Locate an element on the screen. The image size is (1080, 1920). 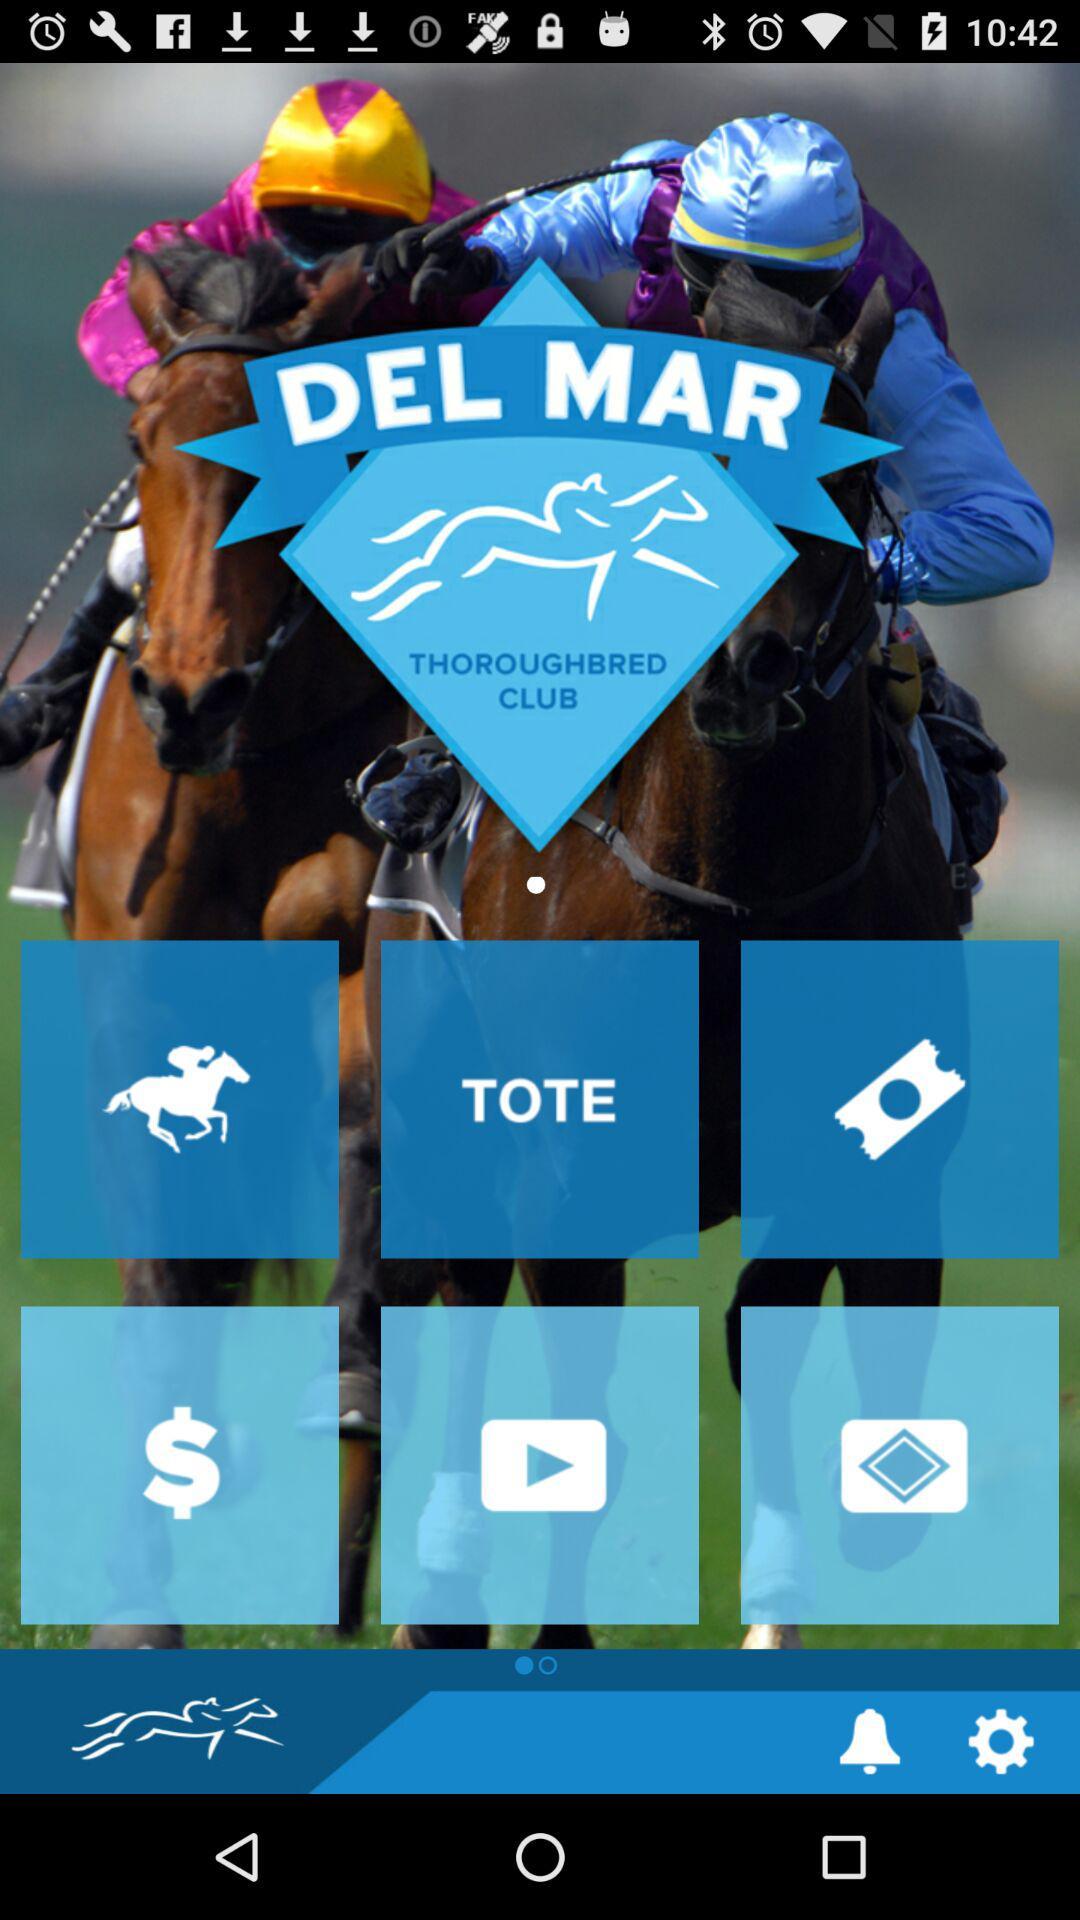
tote is located at coordinates (540, 1098).